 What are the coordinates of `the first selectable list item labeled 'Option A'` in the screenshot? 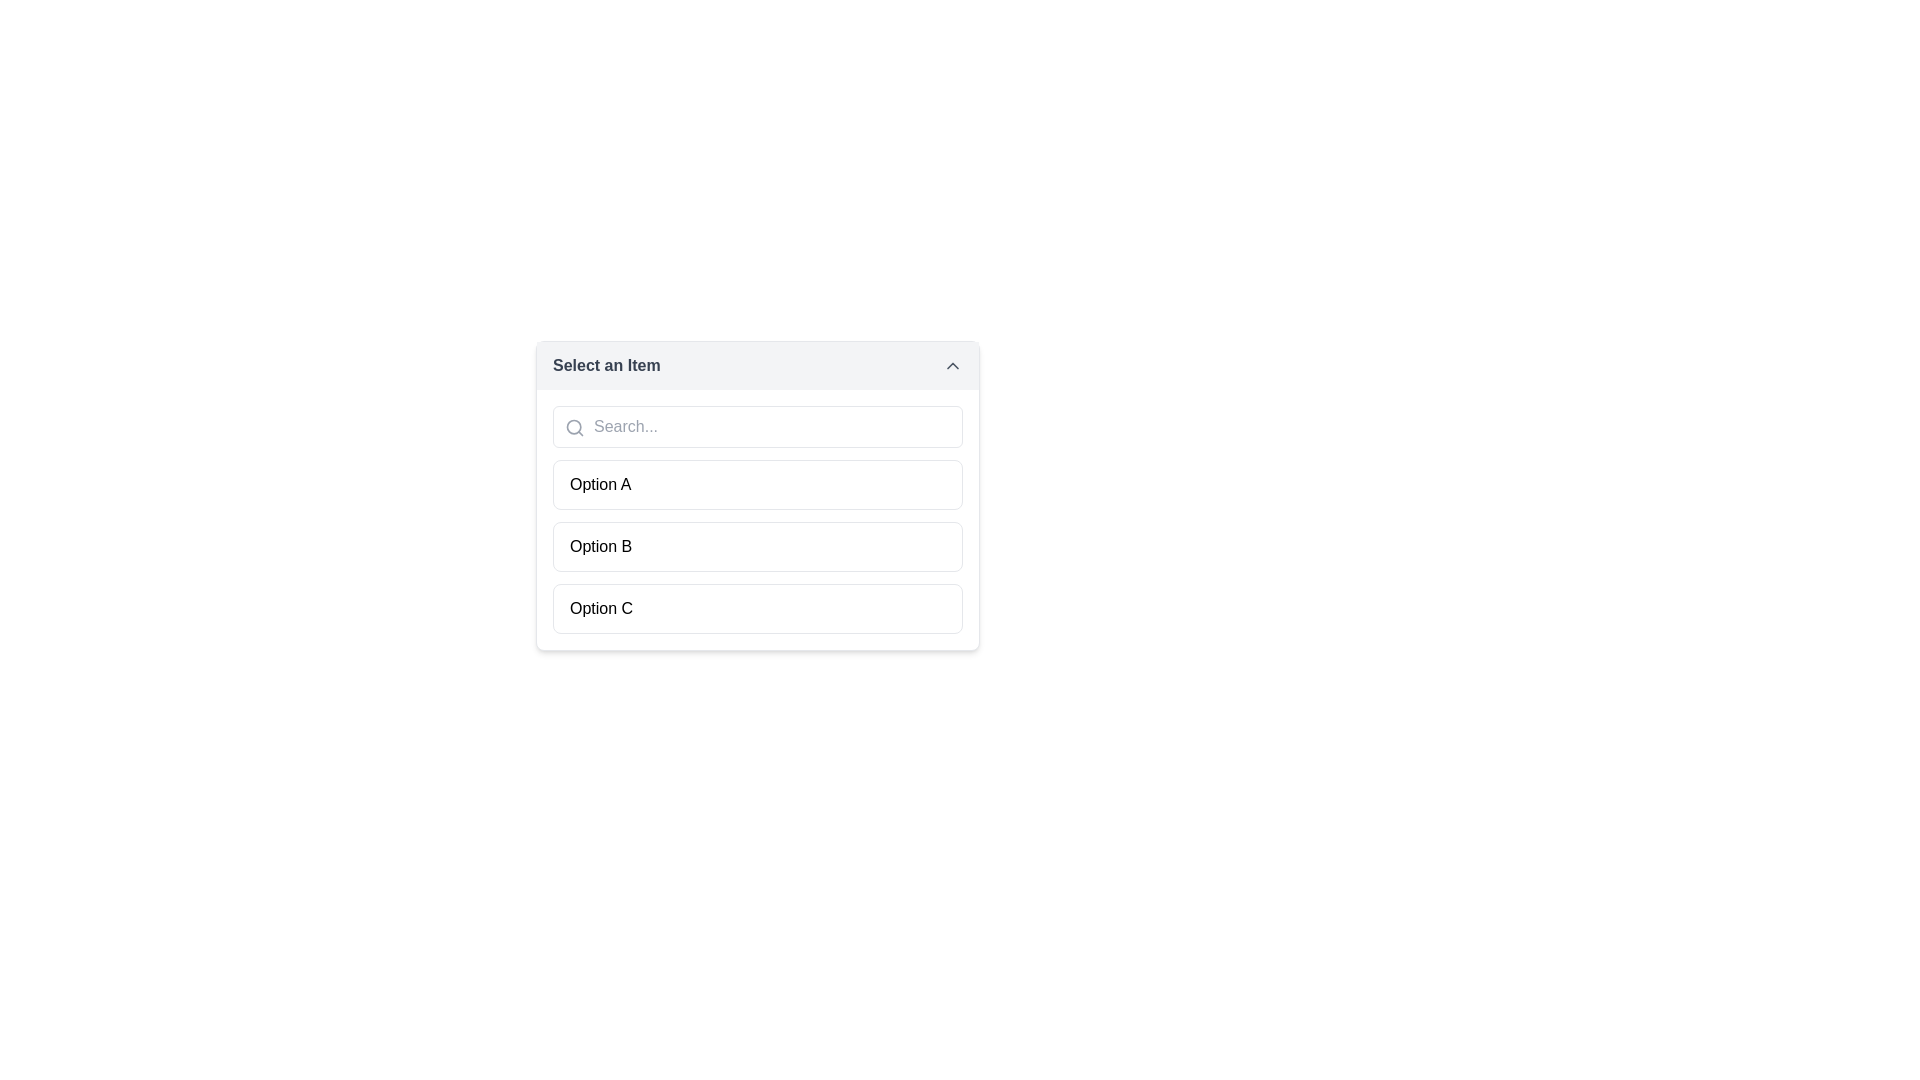 It's located at (757, 485).